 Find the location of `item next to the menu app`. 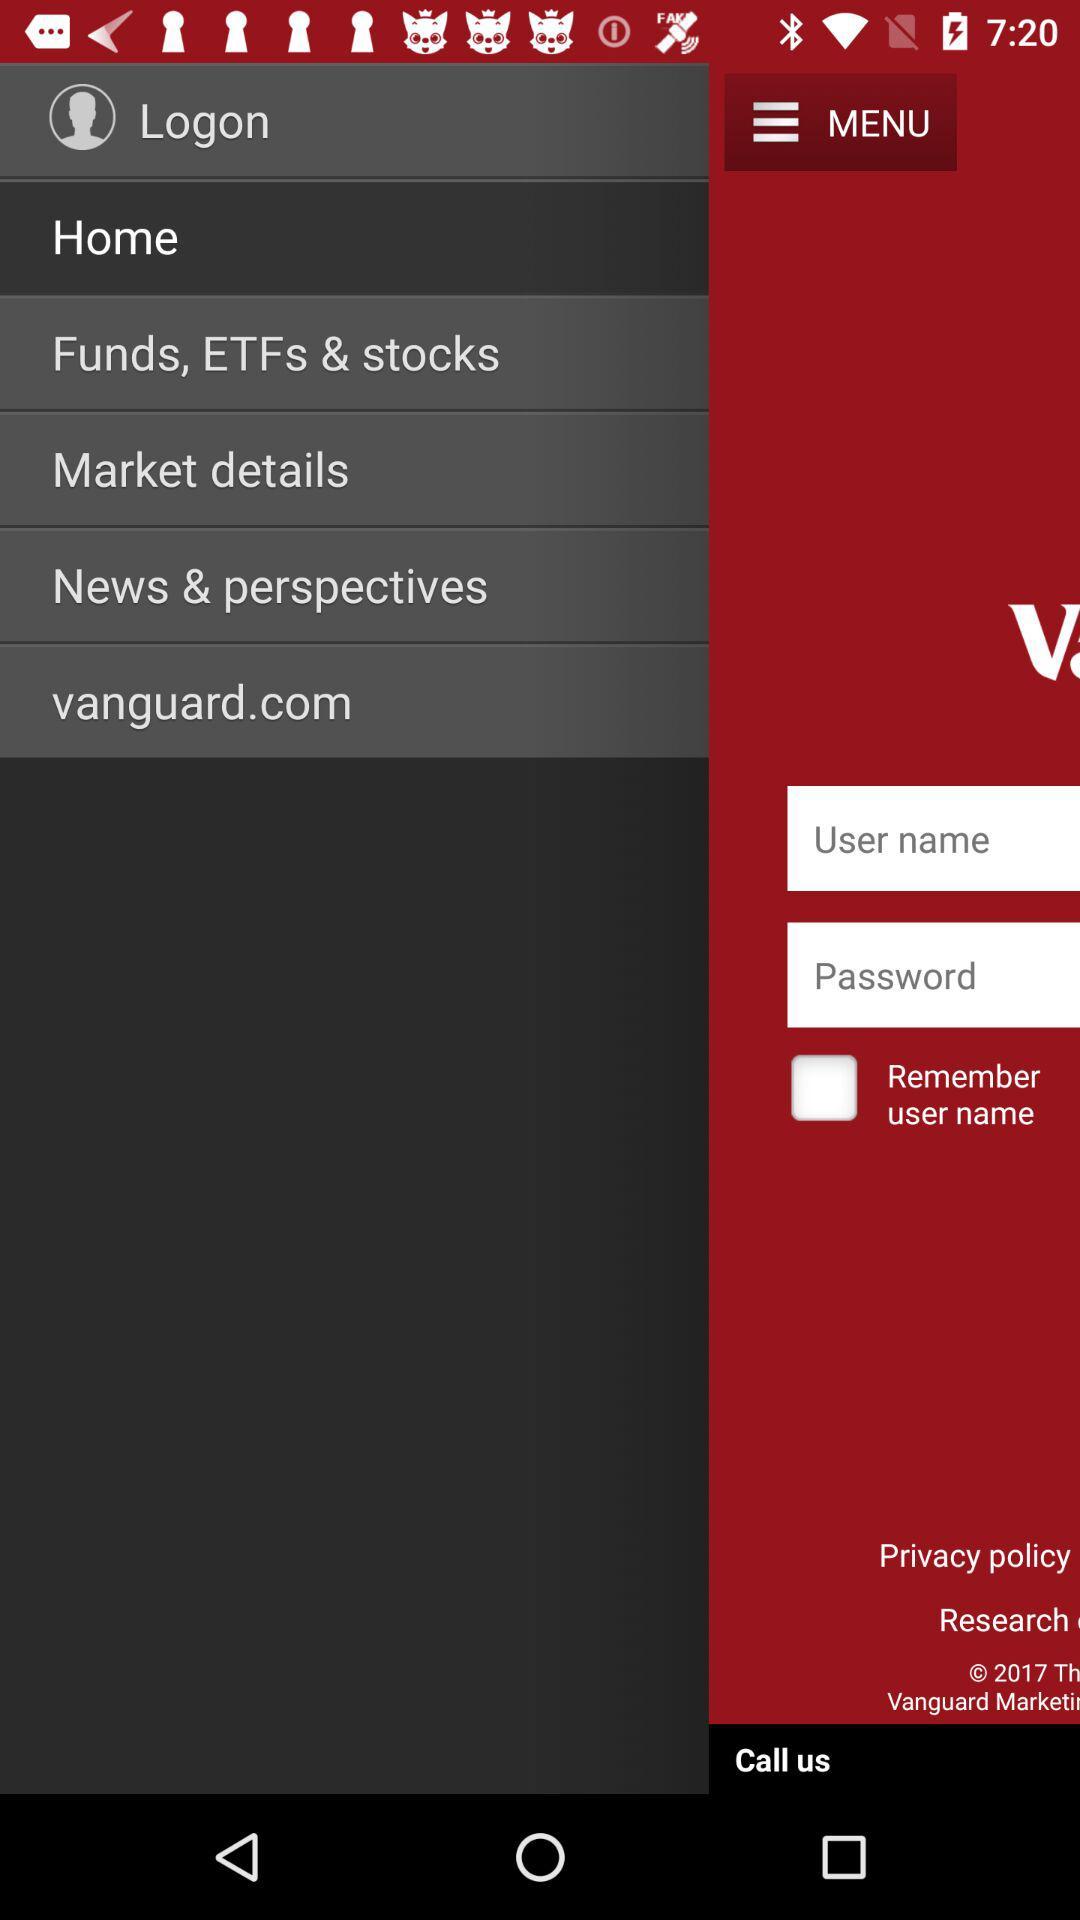

item next to the menu app is located at coordinates (774, 121).